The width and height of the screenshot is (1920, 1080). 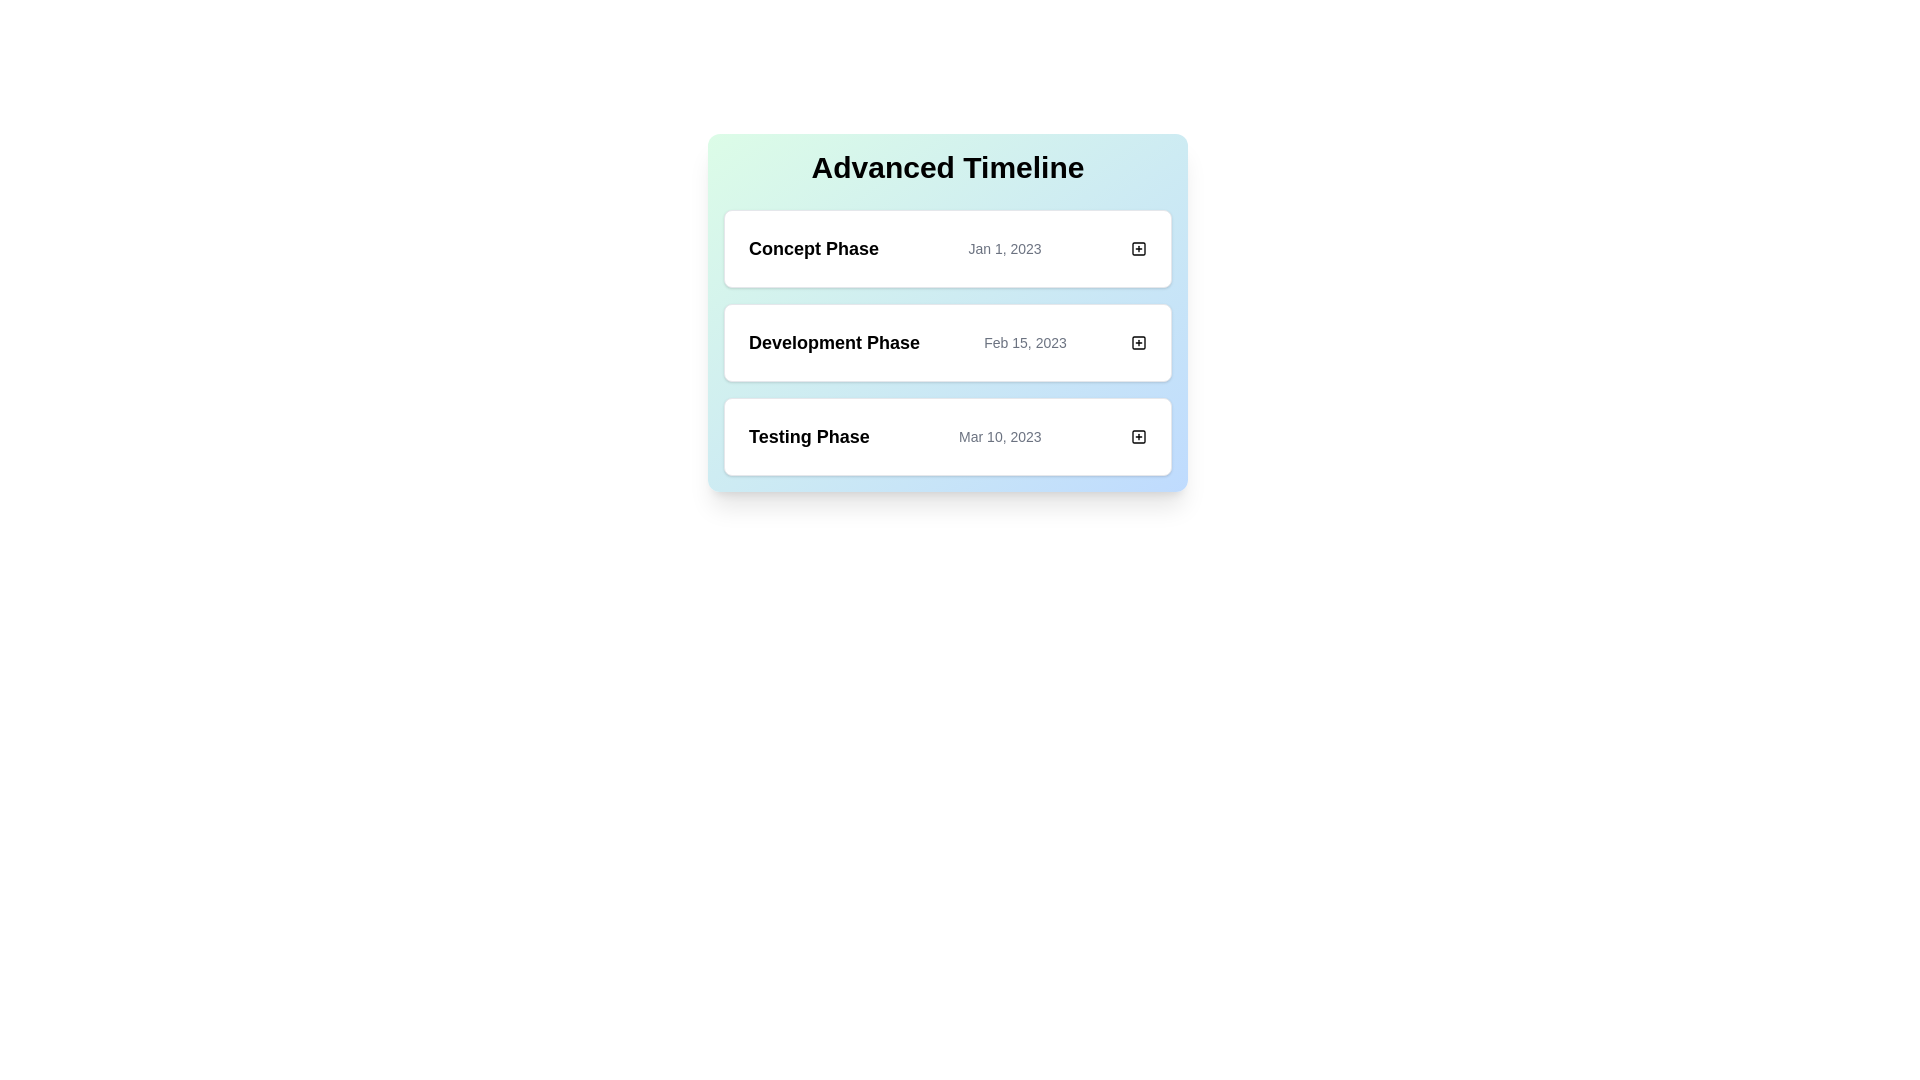 What do you see at coordinates (1138, 342) in the screenshot?
I see `the square-shaped plus icon located at the right end of the row containing 'Development Phase' and 'Feb 15, 2023'` at bounding box center [1138, 342].